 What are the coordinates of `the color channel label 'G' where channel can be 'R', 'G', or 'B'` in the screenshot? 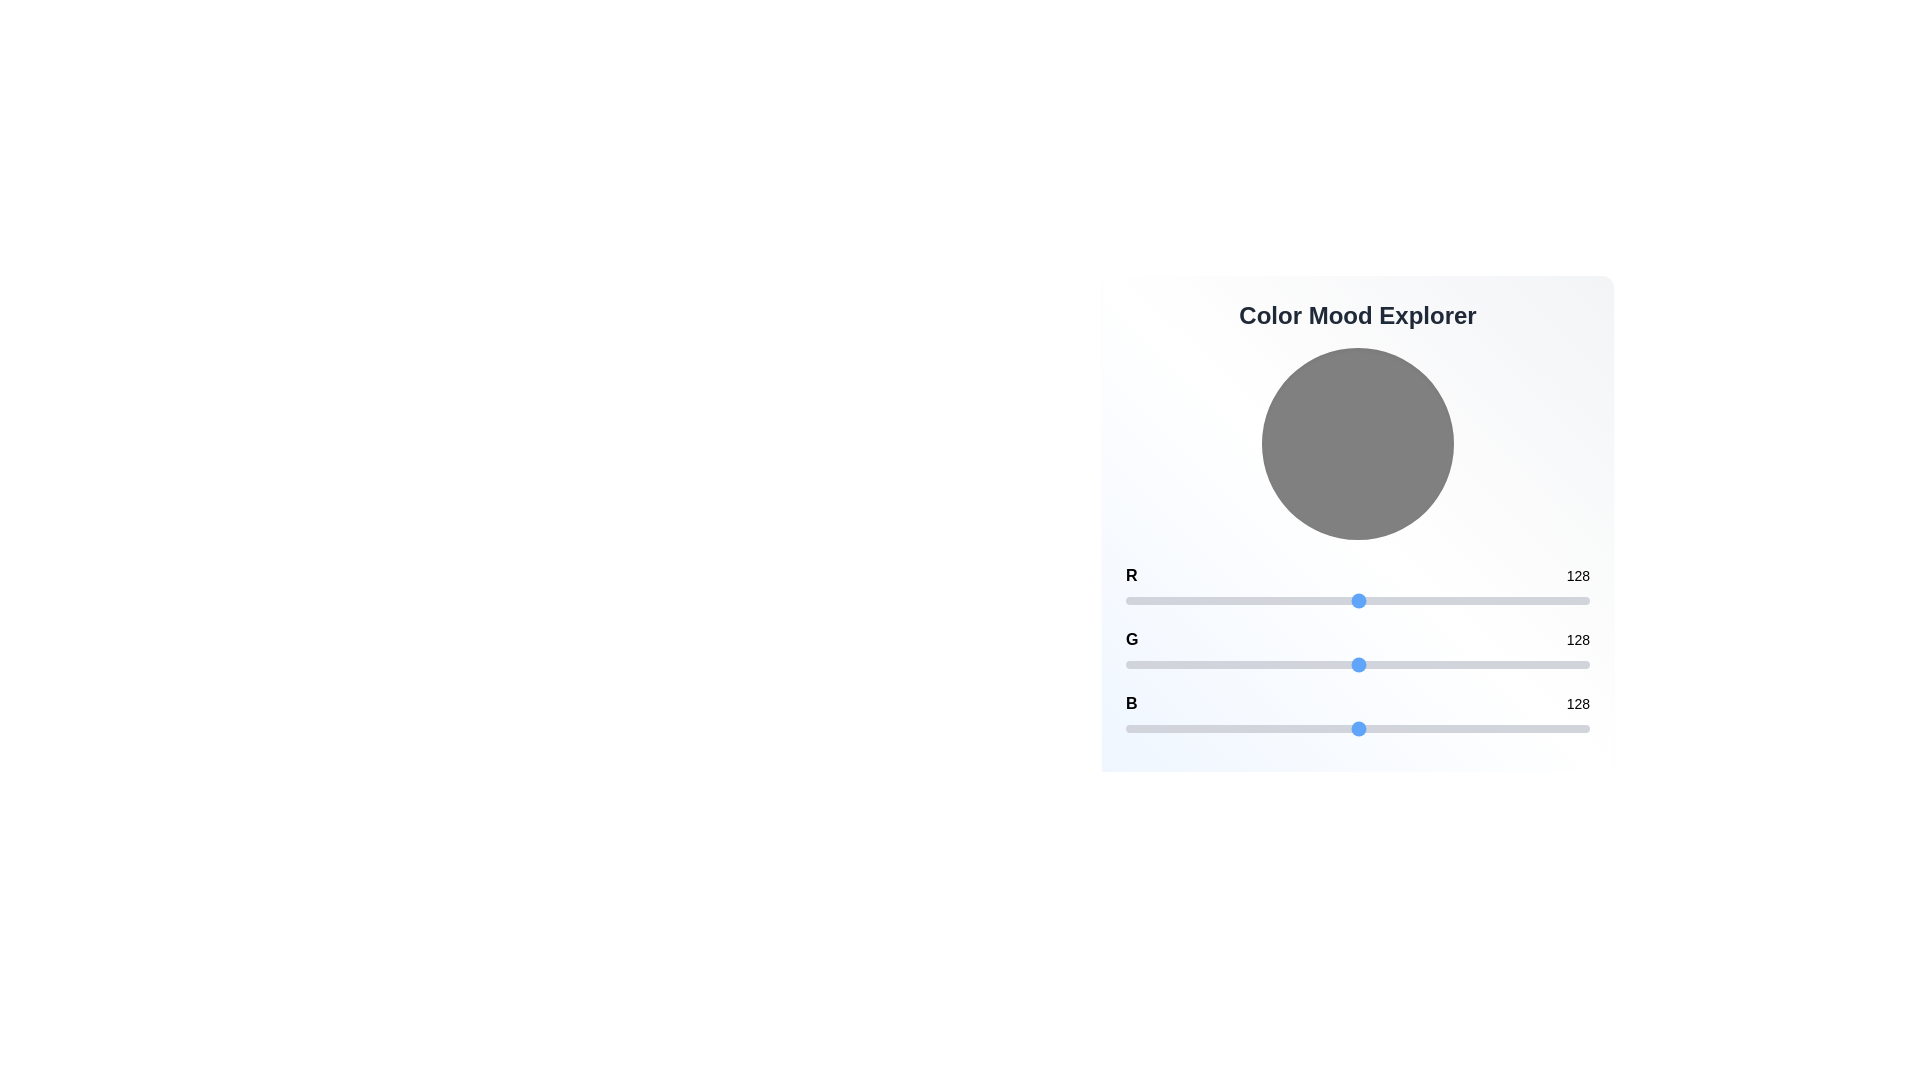 It's located at (1132, 640).